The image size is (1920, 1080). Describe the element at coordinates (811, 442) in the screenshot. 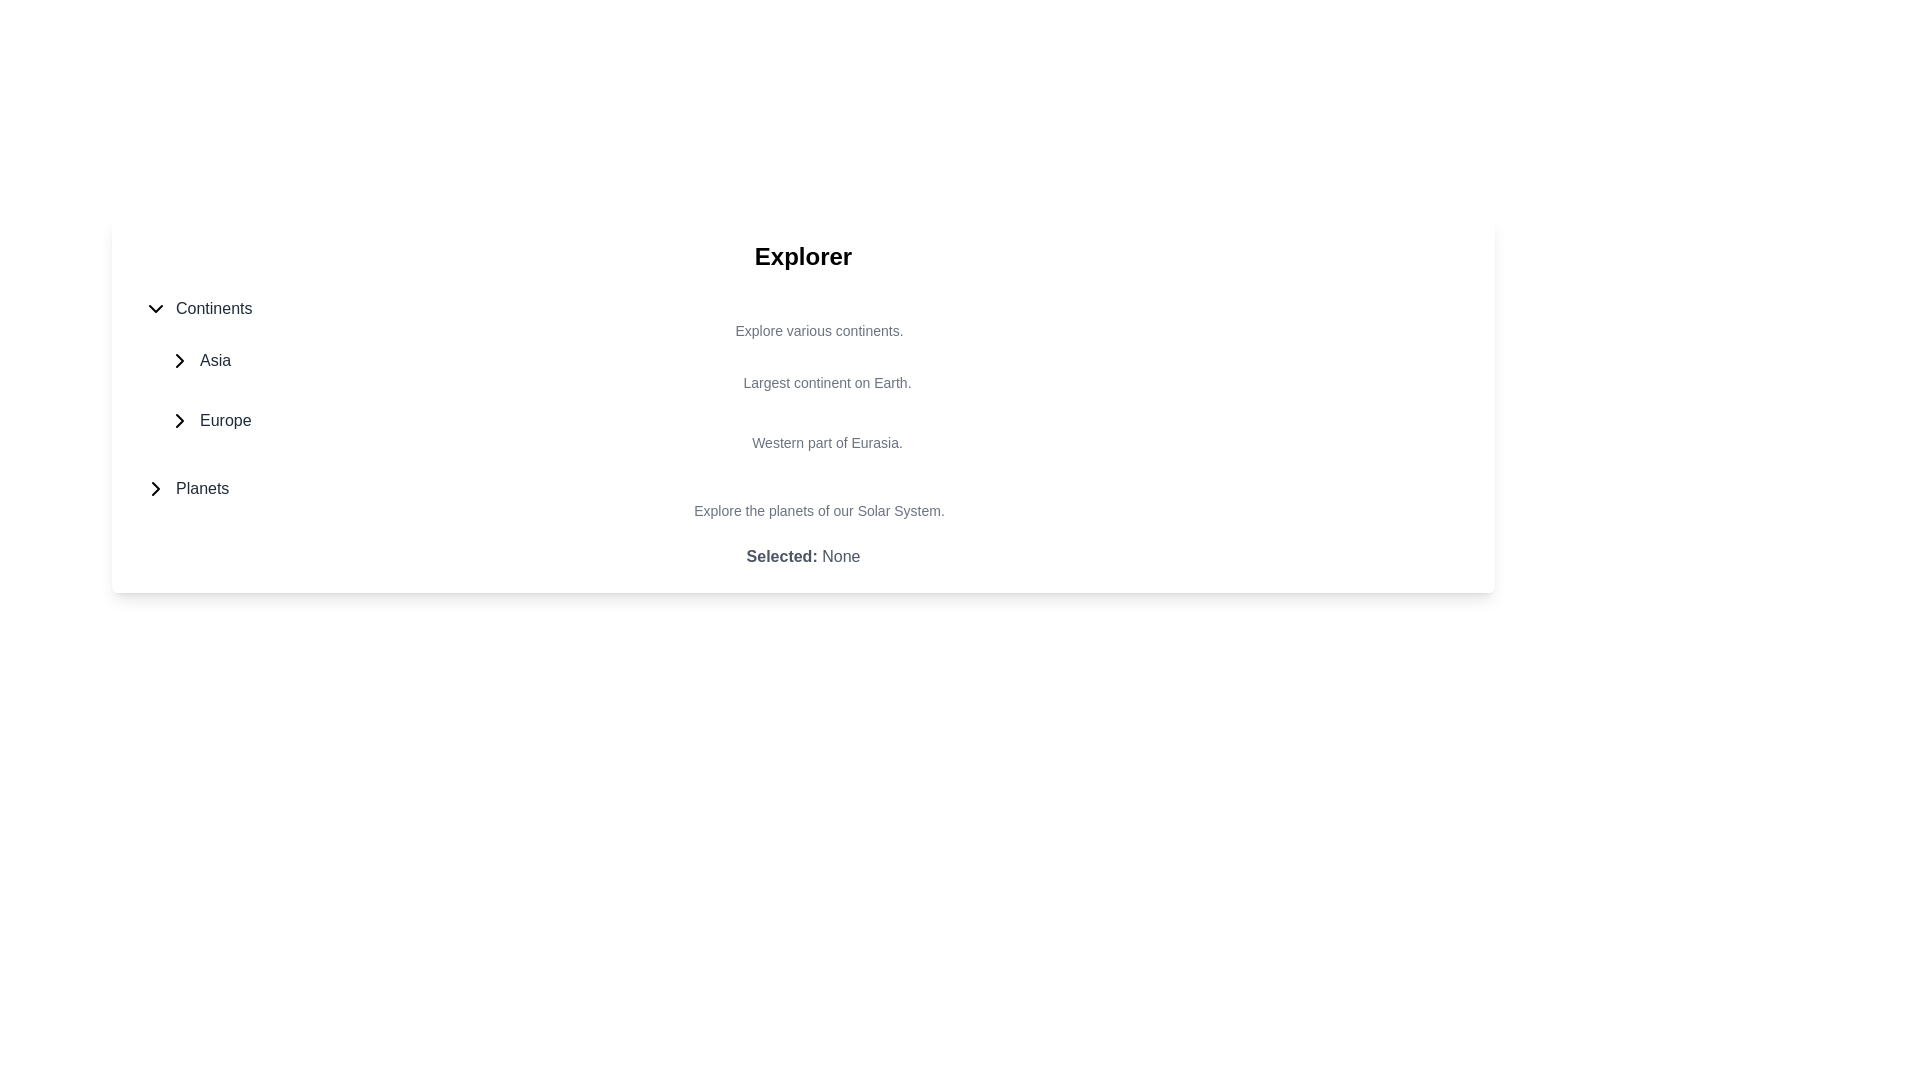

I see `text content of the informational description label located below the 'Europe' title in the UI` at that location.